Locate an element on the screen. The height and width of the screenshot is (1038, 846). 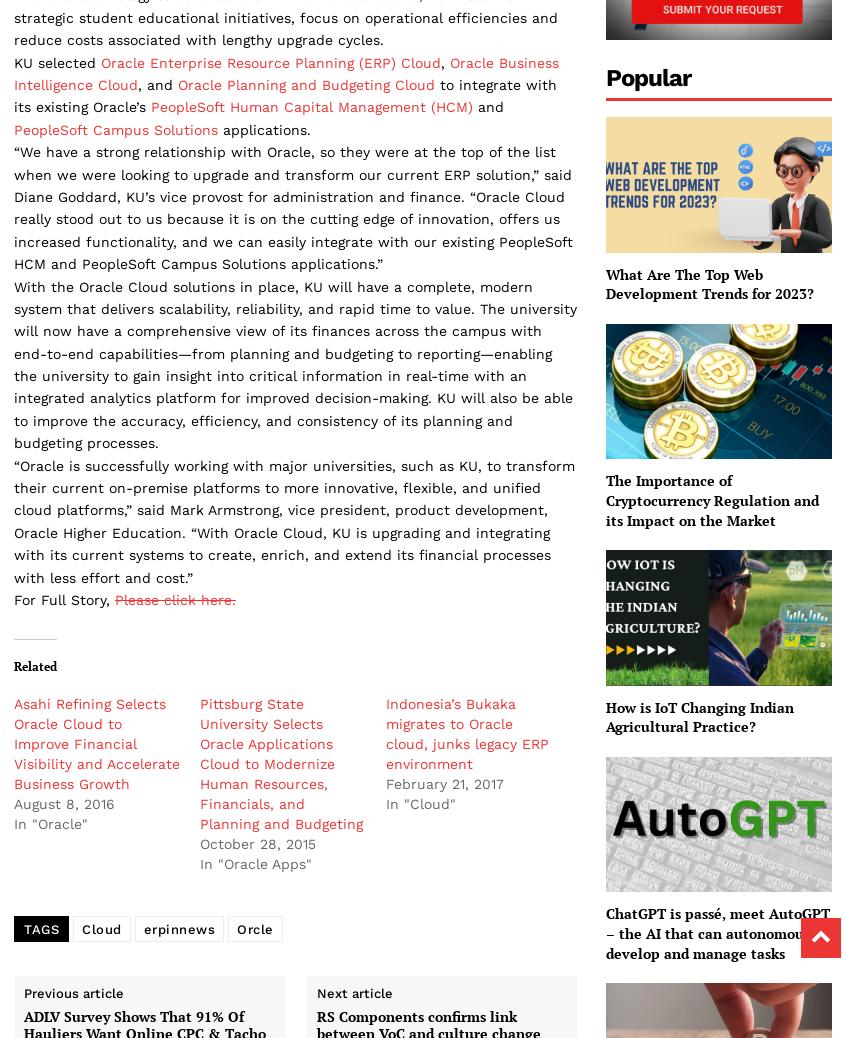
'KU selected' is located at coordinates (56, 60).